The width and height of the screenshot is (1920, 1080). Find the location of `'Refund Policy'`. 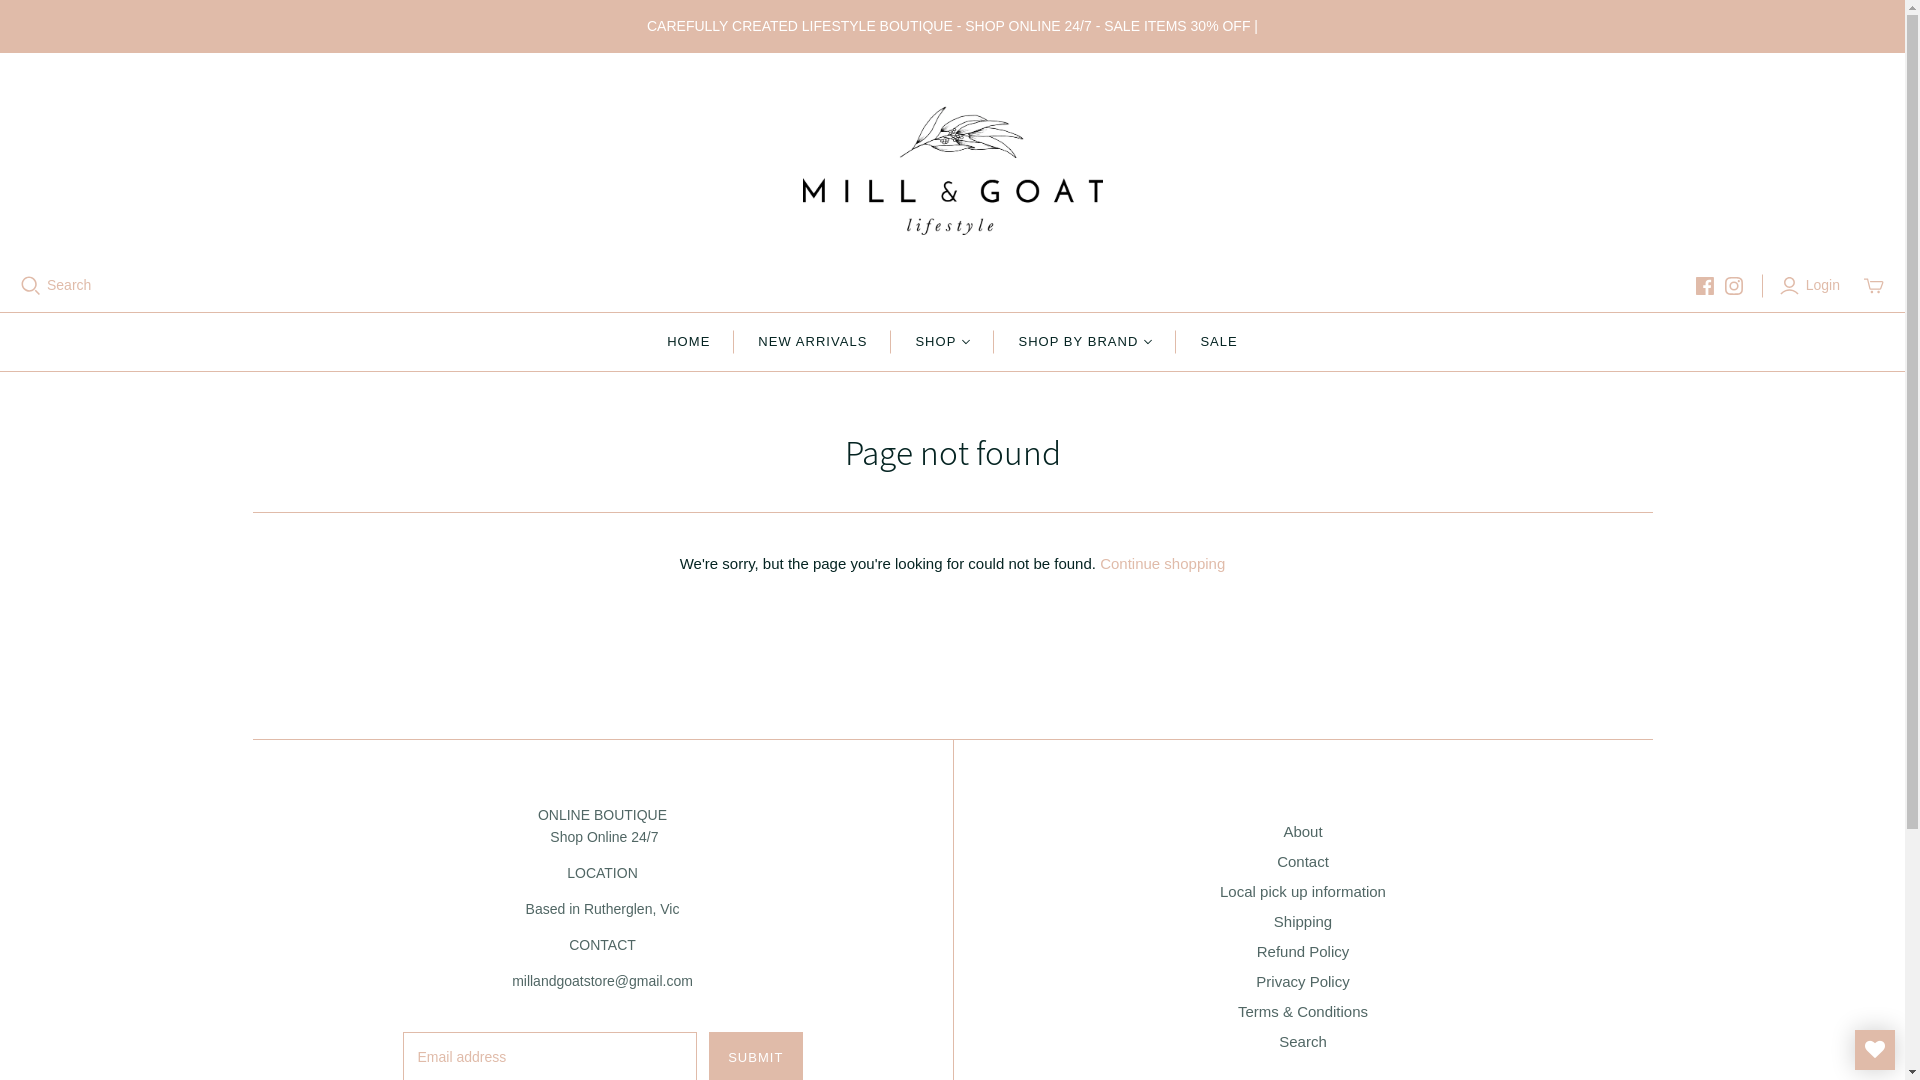

'Refund Policy' is located at coordinates (1303, 950).